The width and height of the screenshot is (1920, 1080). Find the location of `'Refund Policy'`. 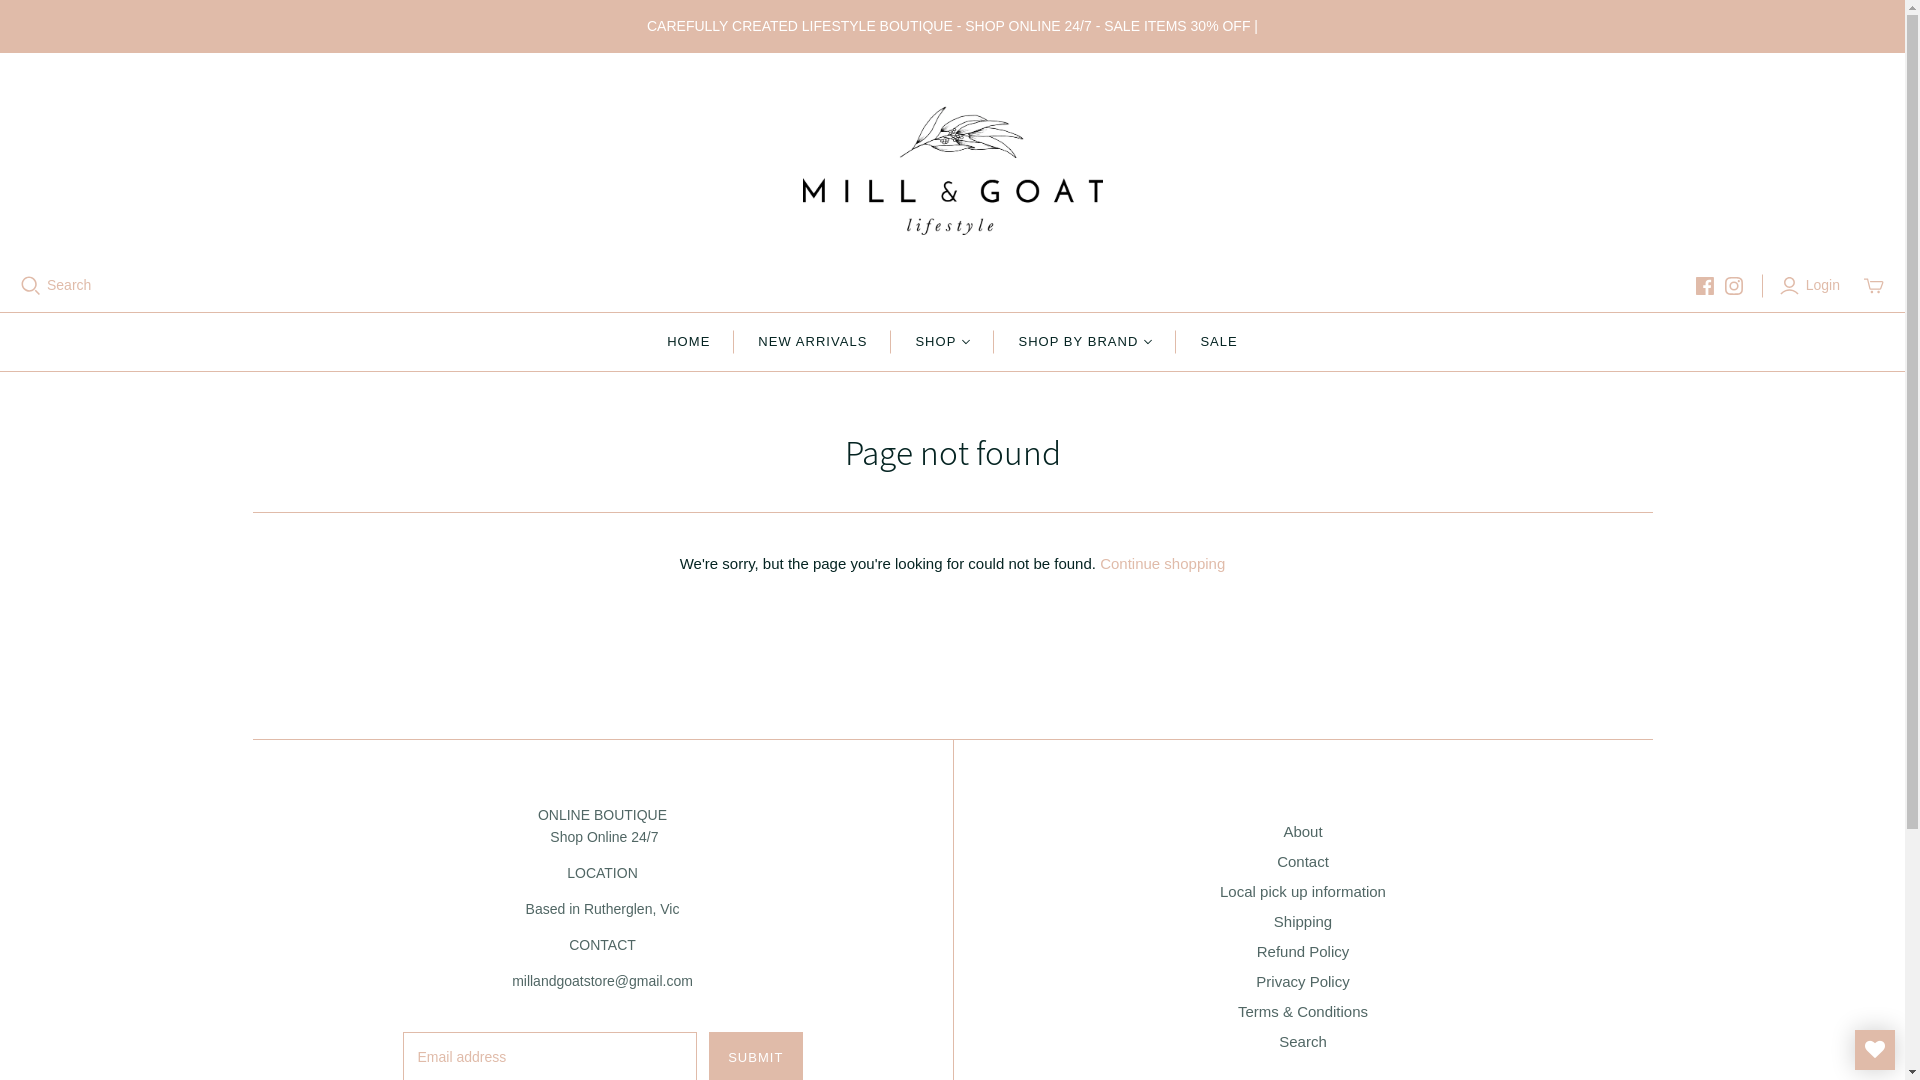

'Refund Policy' is located at coordinates (1303, 950).